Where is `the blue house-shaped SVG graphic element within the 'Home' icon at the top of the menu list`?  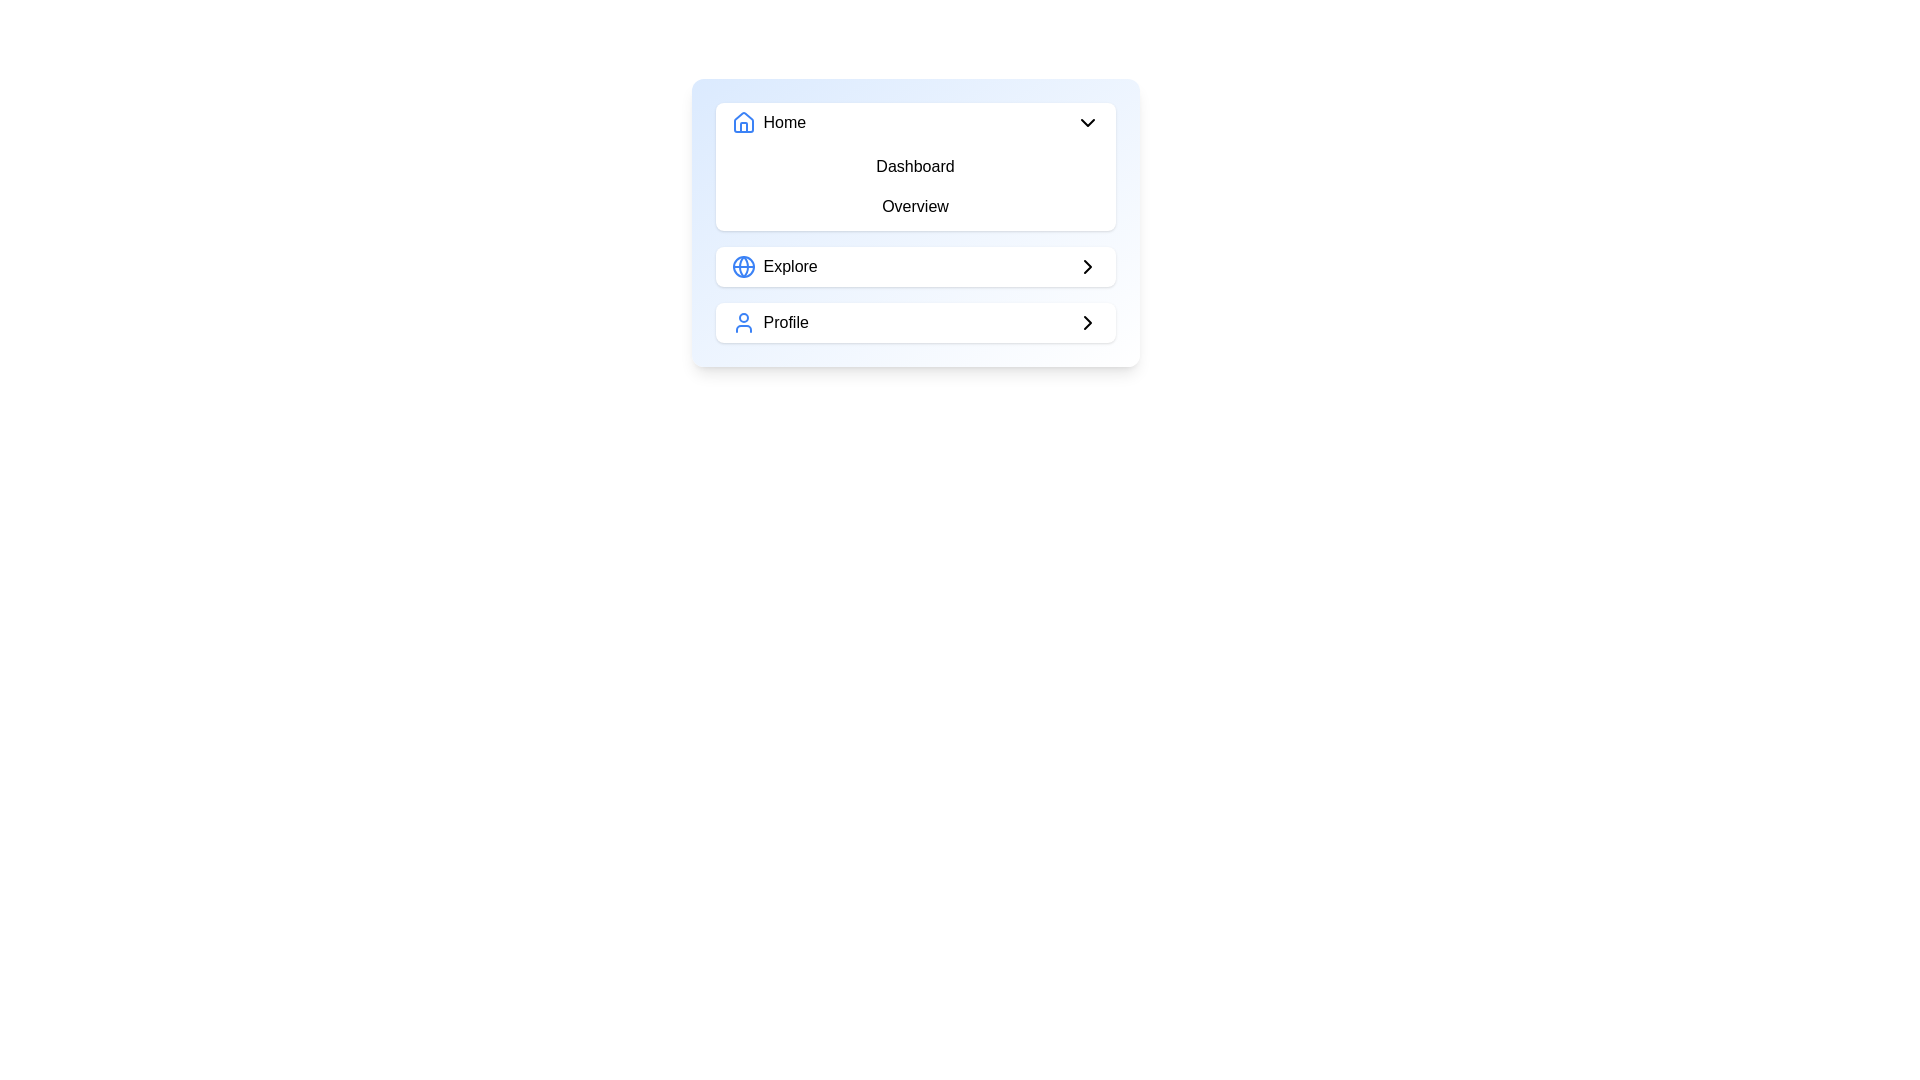
the blue house-shaped SVG graphic element within the 'Home' icon at the top of the menu list is located at coordinates (742, 122).